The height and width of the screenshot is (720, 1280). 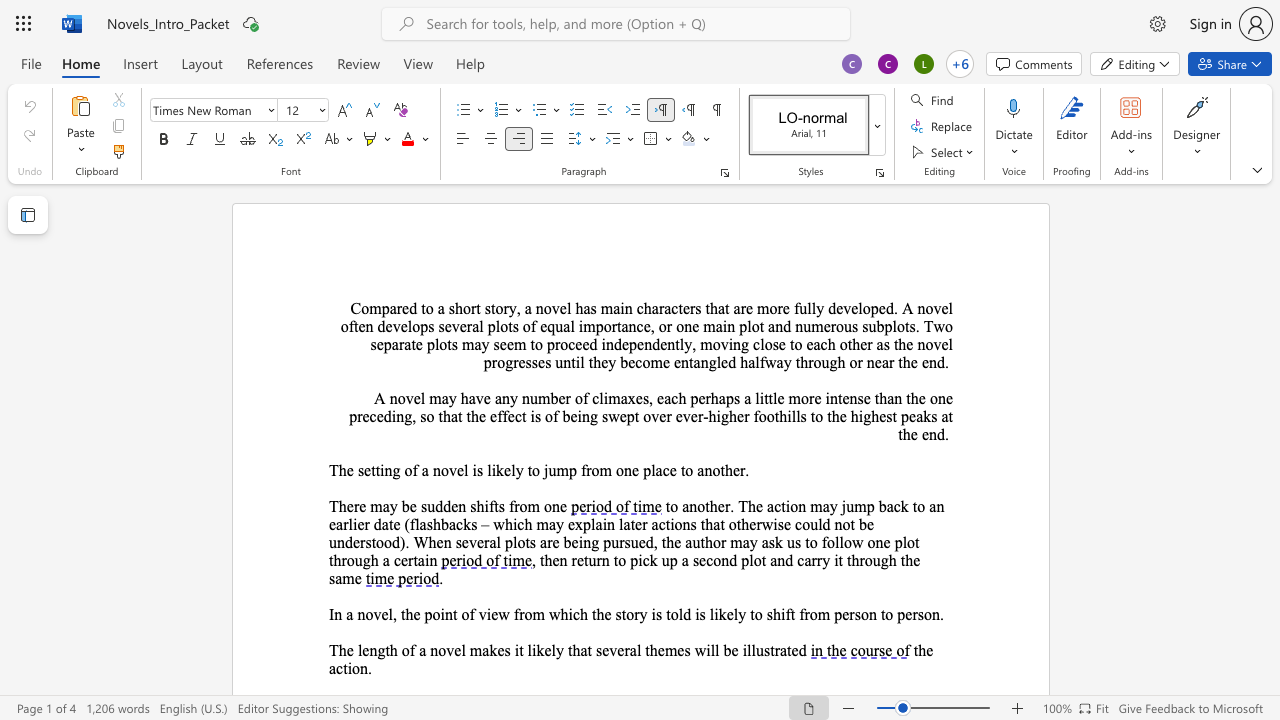 What do you see at coordinates (883, 325) in the screenshot?
I see `the space between the continuous character "b" and "p" in the text` at bounding box center [883, 325].